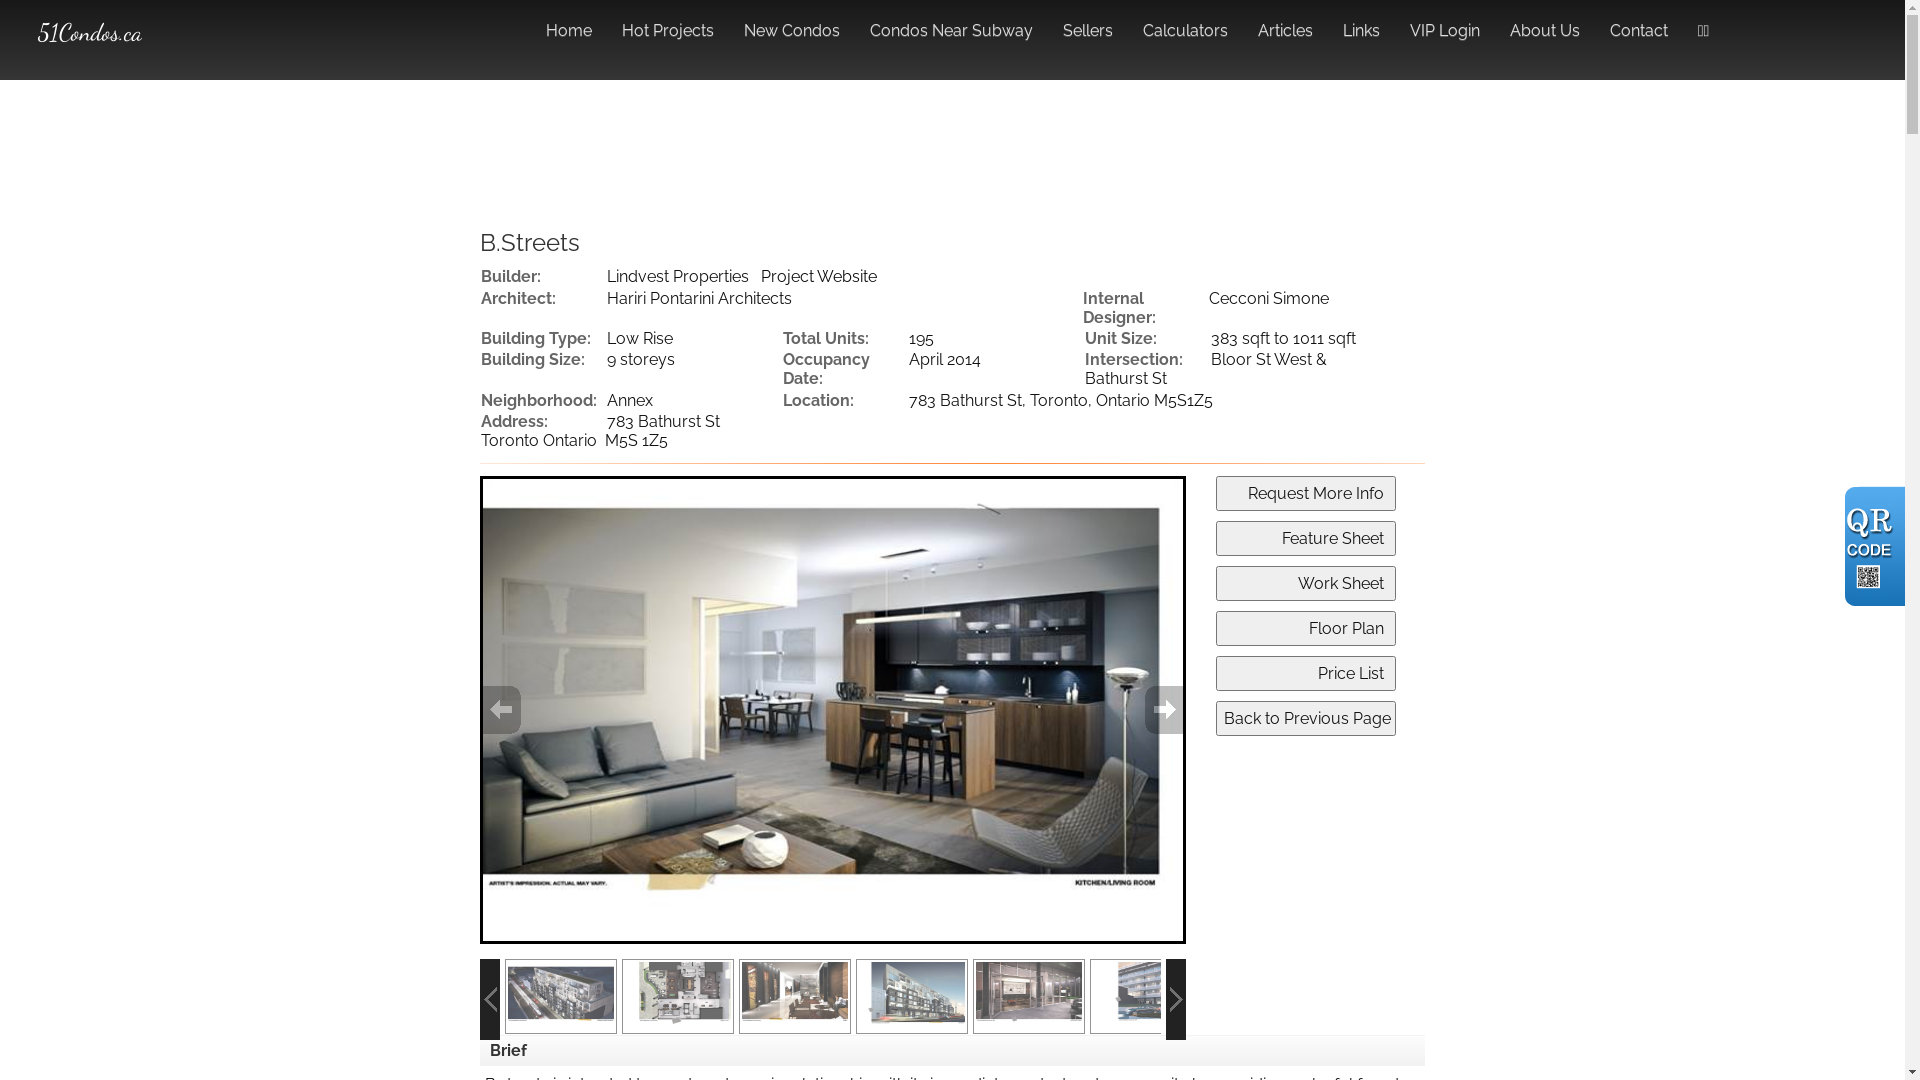 The height and width of the screenshot is (1080, 1920). Describe the element at coordinates (1214, 717) in the screenshot. I see `'Back to Previous Page'` at that location.